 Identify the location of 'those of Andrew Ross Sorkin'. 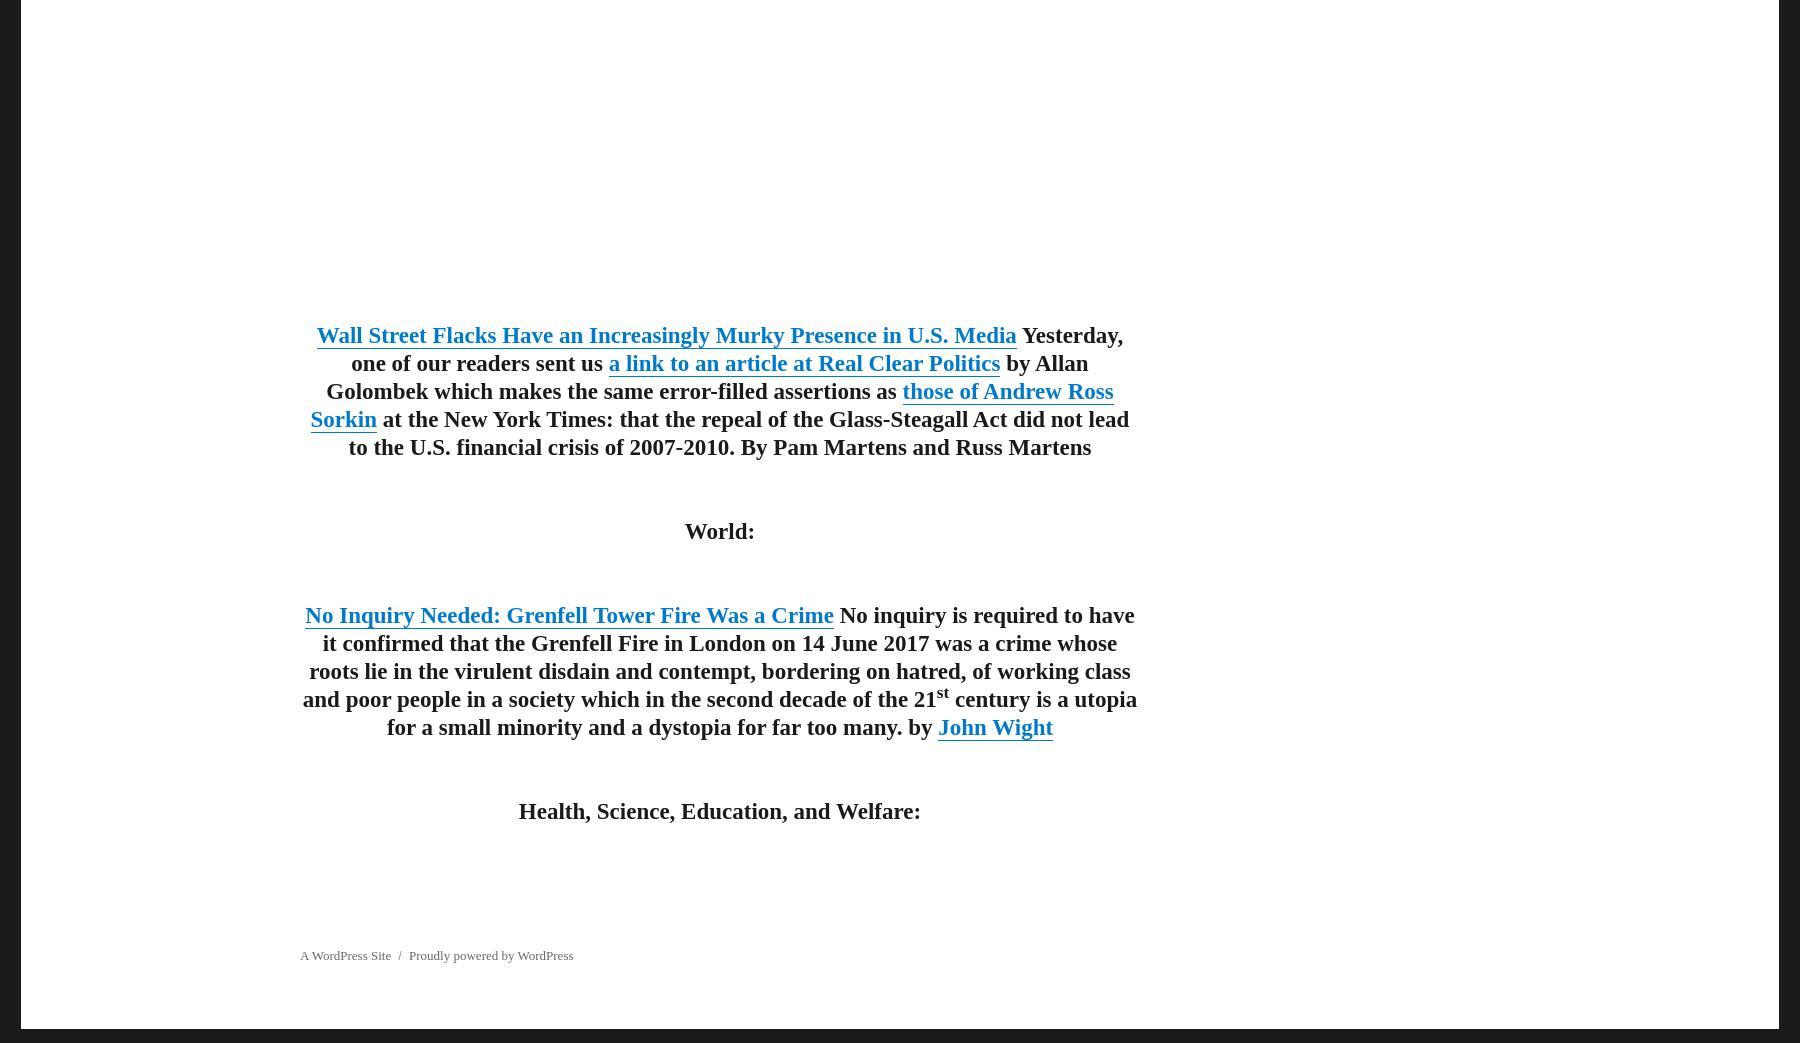
(710, 404).